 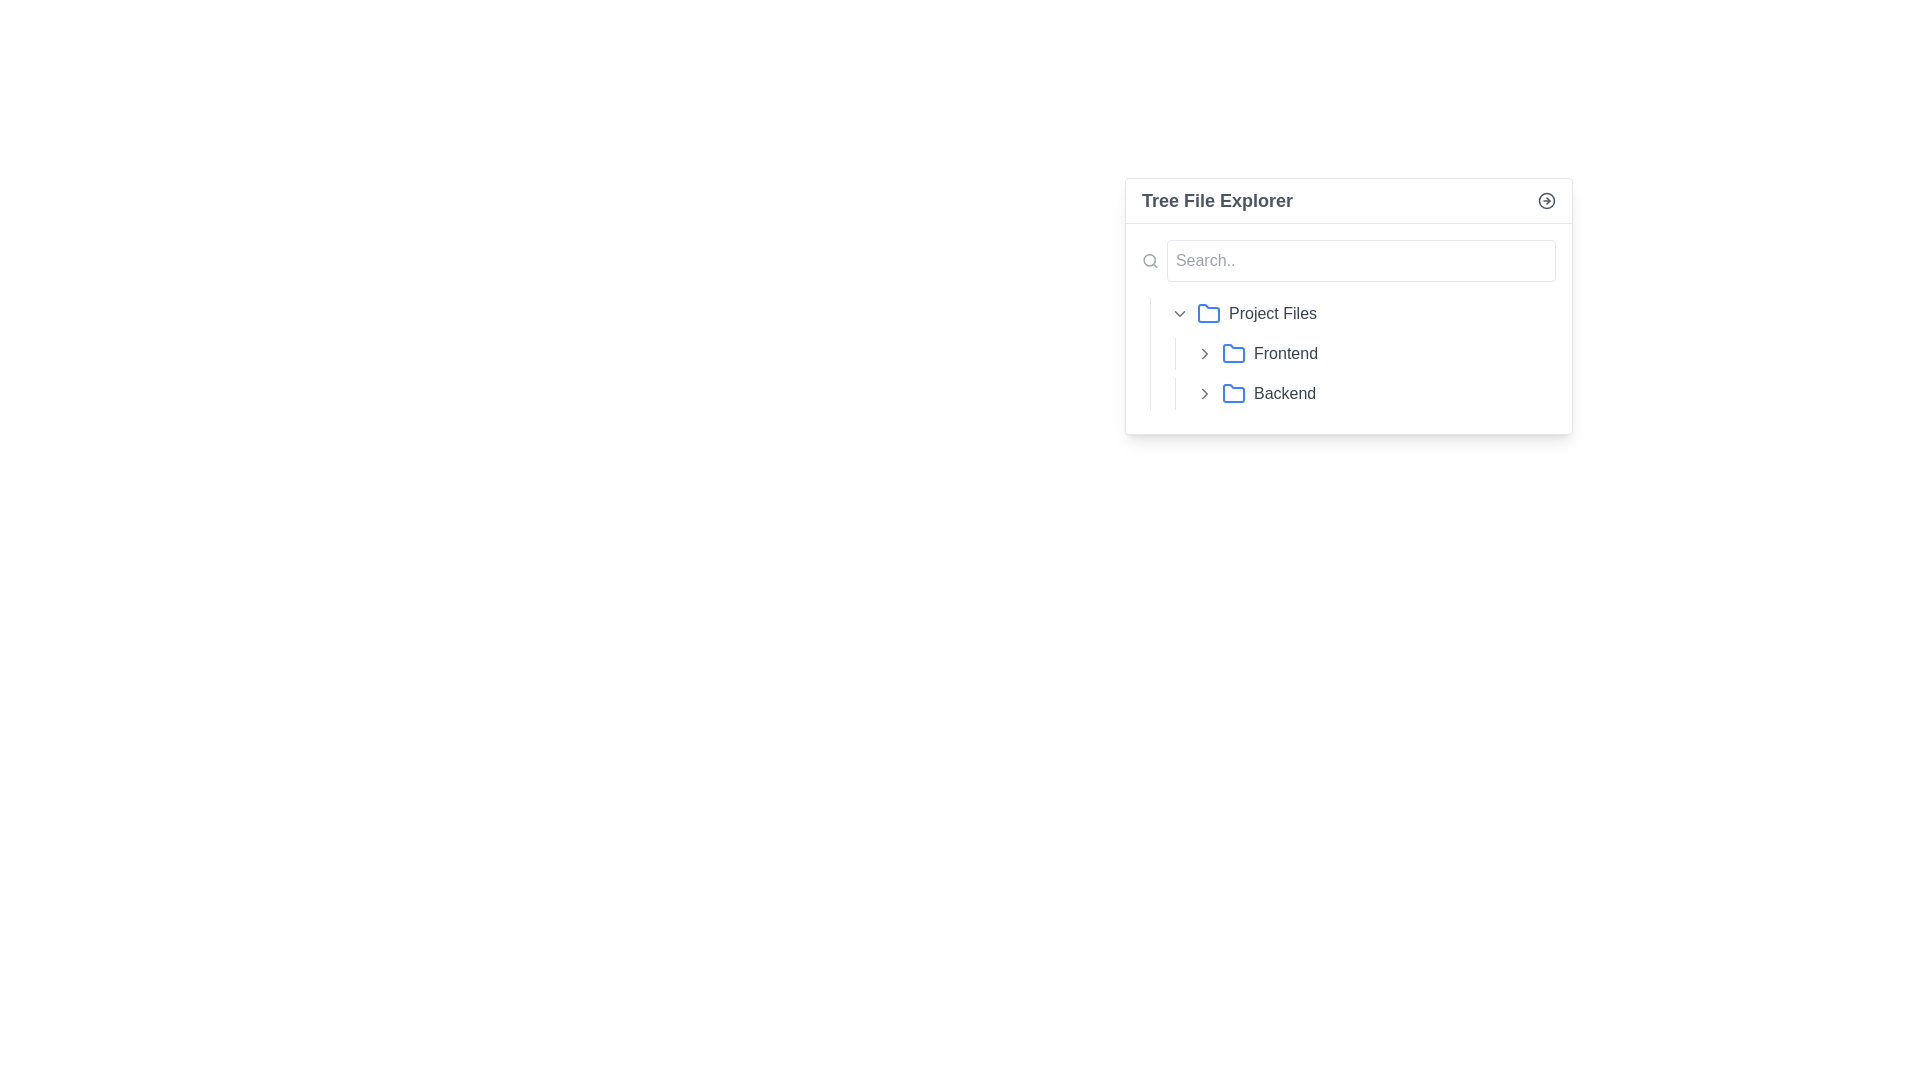 What do you see at coordinates (1216, 200) in the screenshot?
I see `the prominent 'Tree File Explorer' text label, which is a bold, large dark gray title positioned at the top-center of the interface section` at bounding box center [1216, 200].